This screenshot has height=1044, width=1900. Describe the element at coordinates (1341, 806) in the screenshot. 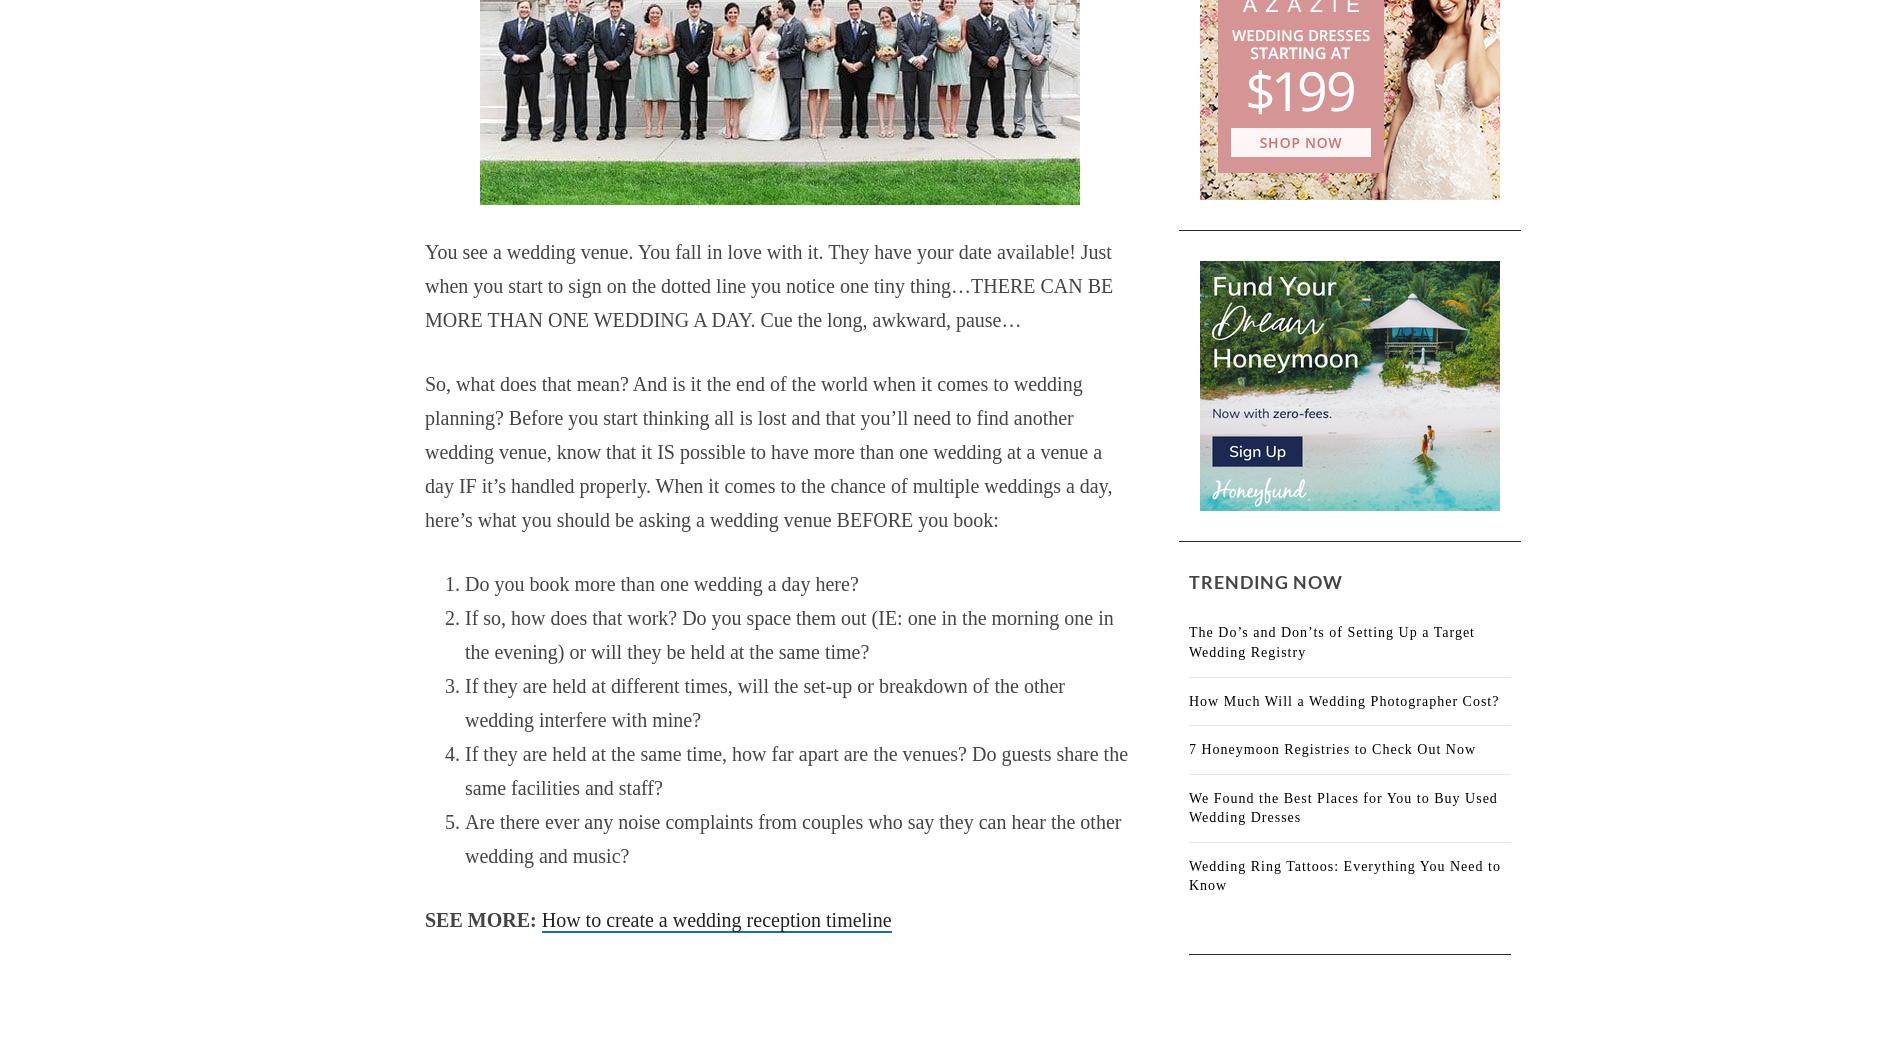

I see `'We Found the Best Places for You to Buy Used Wedding Dresses'` at that location.